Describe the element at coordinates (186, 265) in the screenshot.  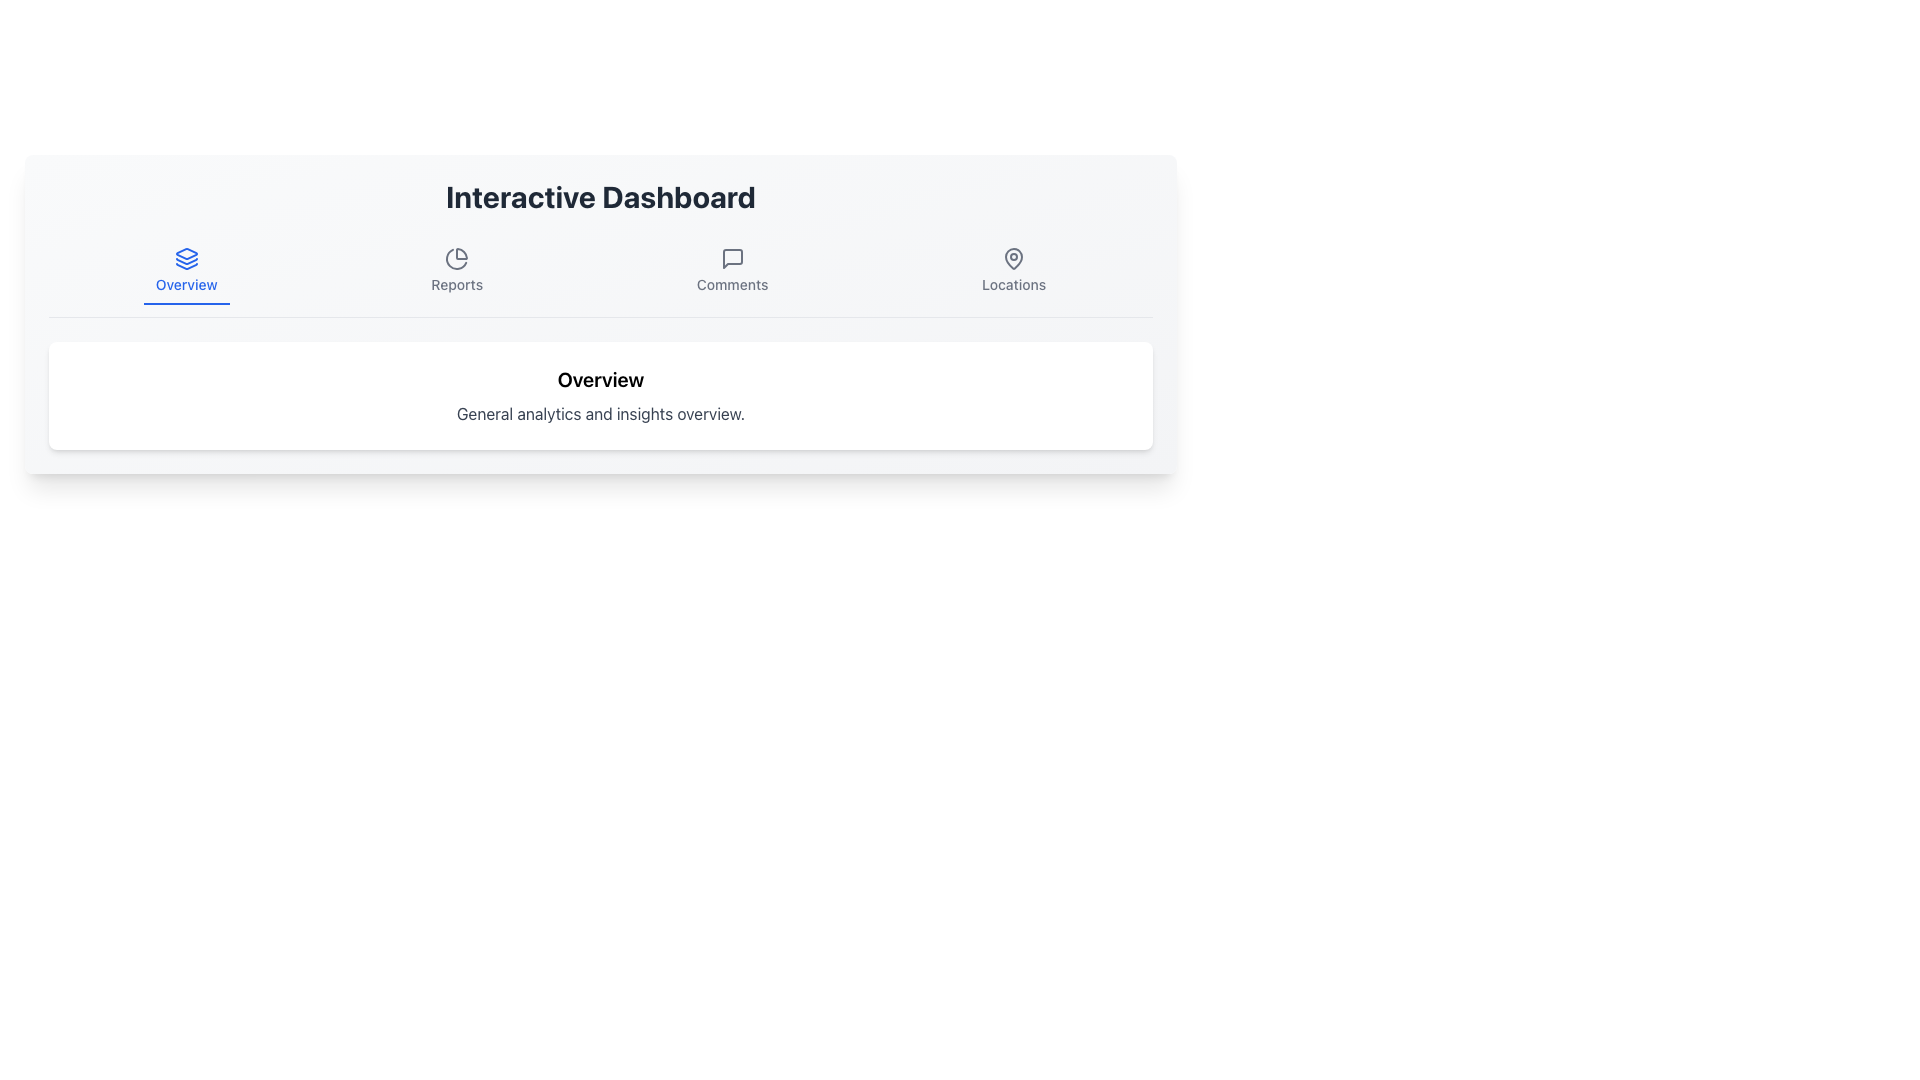
I see `the decorative Graphical Icon Layer associated with the 'Overview' section of the navigation` at that location.